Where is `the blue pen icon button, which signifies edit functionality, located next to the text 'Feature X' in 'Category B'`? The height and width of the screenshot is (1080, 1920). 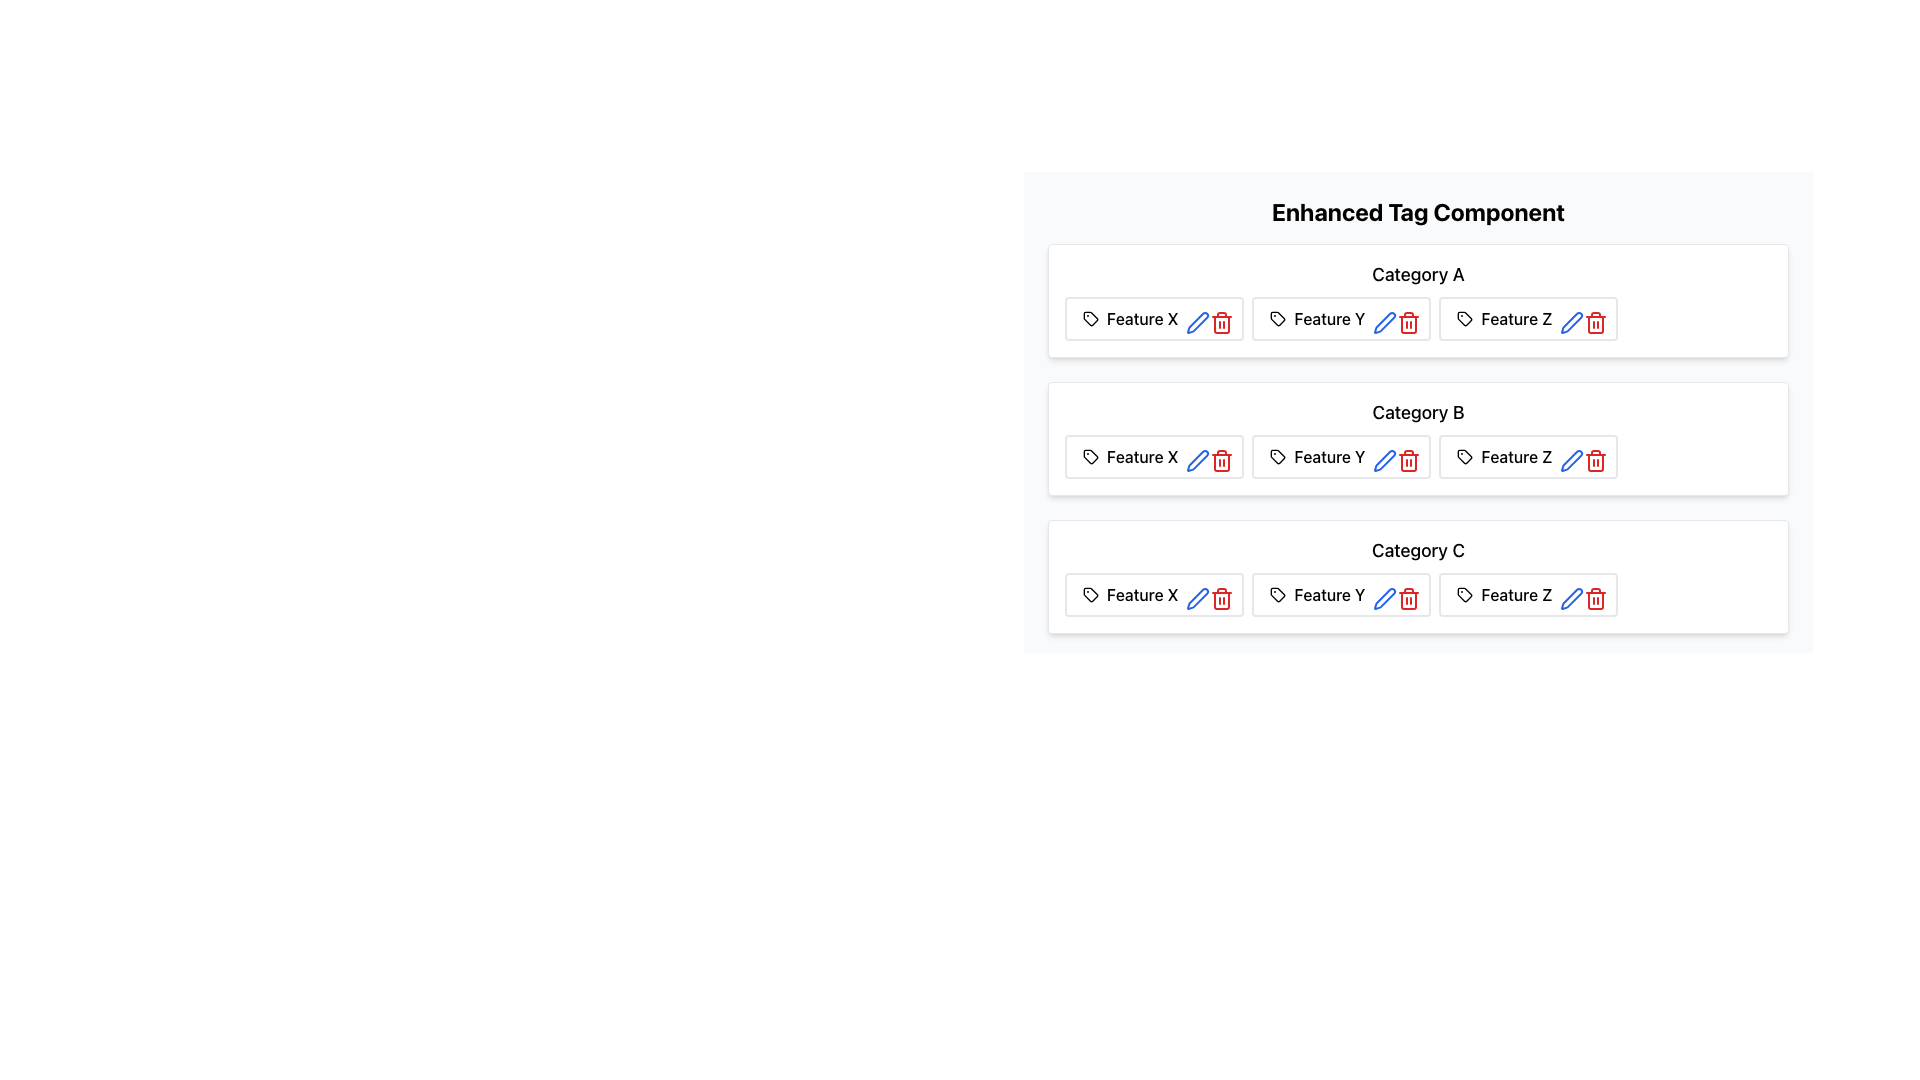 the blue pen icon button, which signifies edit functionality, located next to the text 'Feature X' in 'Category B' is located at coordinates (1198, 461).